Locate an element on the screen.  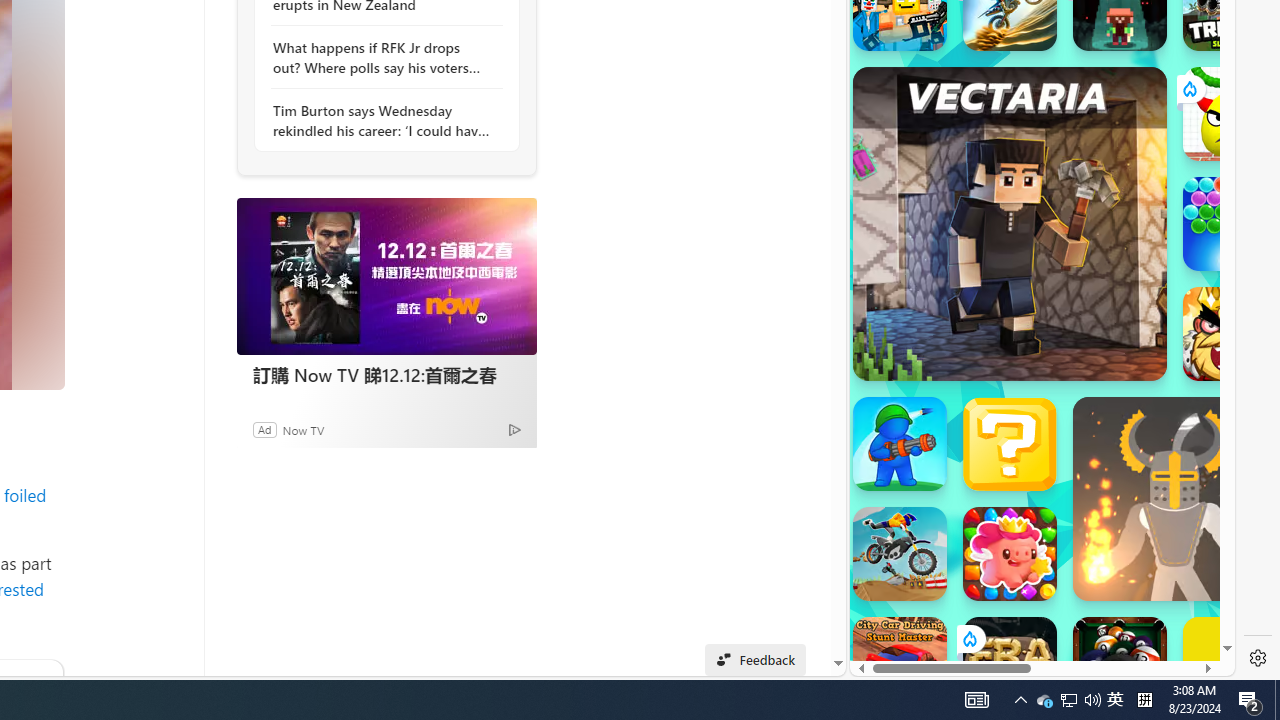
'Crazy Bikes' is located at coordinates (898, 554).